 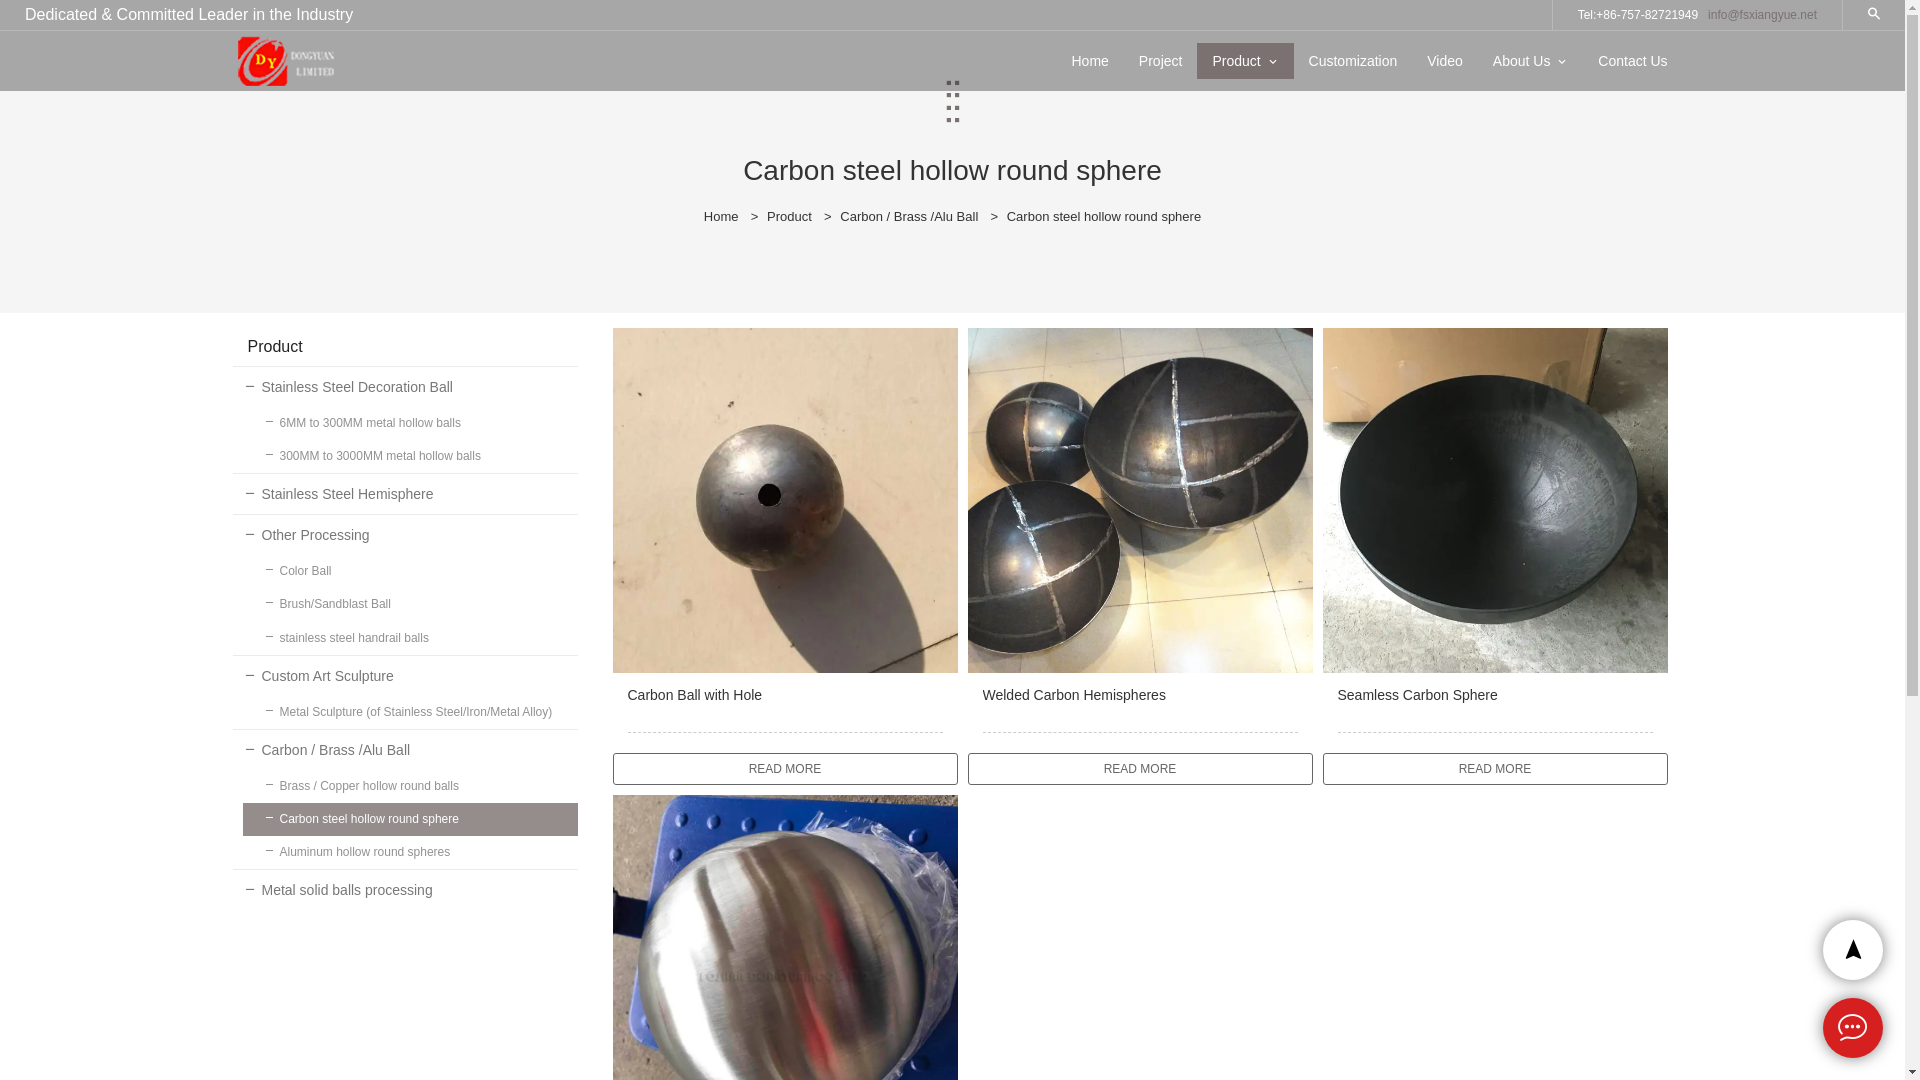 What do you see at coordinates (783, 707) in the screenshot?
I see `'Carbon Ball with Hole'` at bounding box center [783, 707].